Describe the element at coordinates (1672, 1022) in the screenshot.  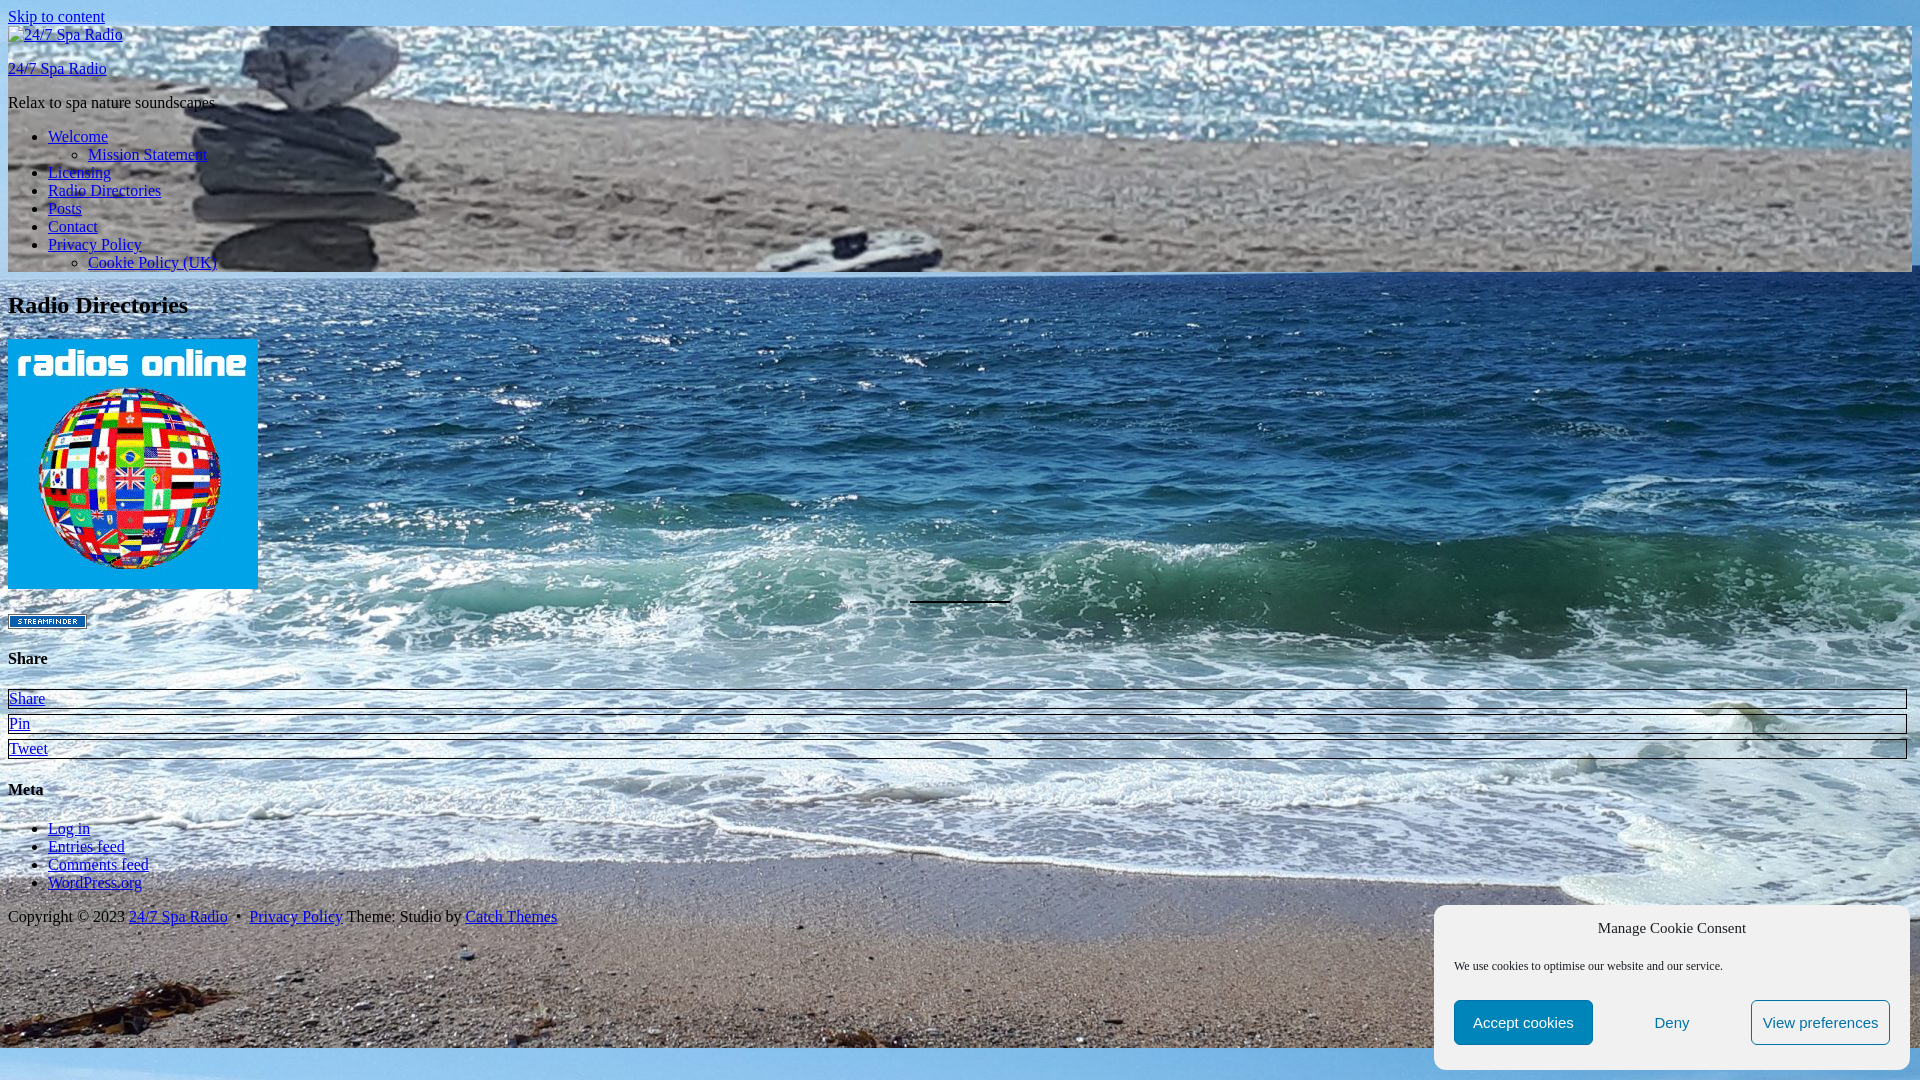
I see `'Deny'` at that location.